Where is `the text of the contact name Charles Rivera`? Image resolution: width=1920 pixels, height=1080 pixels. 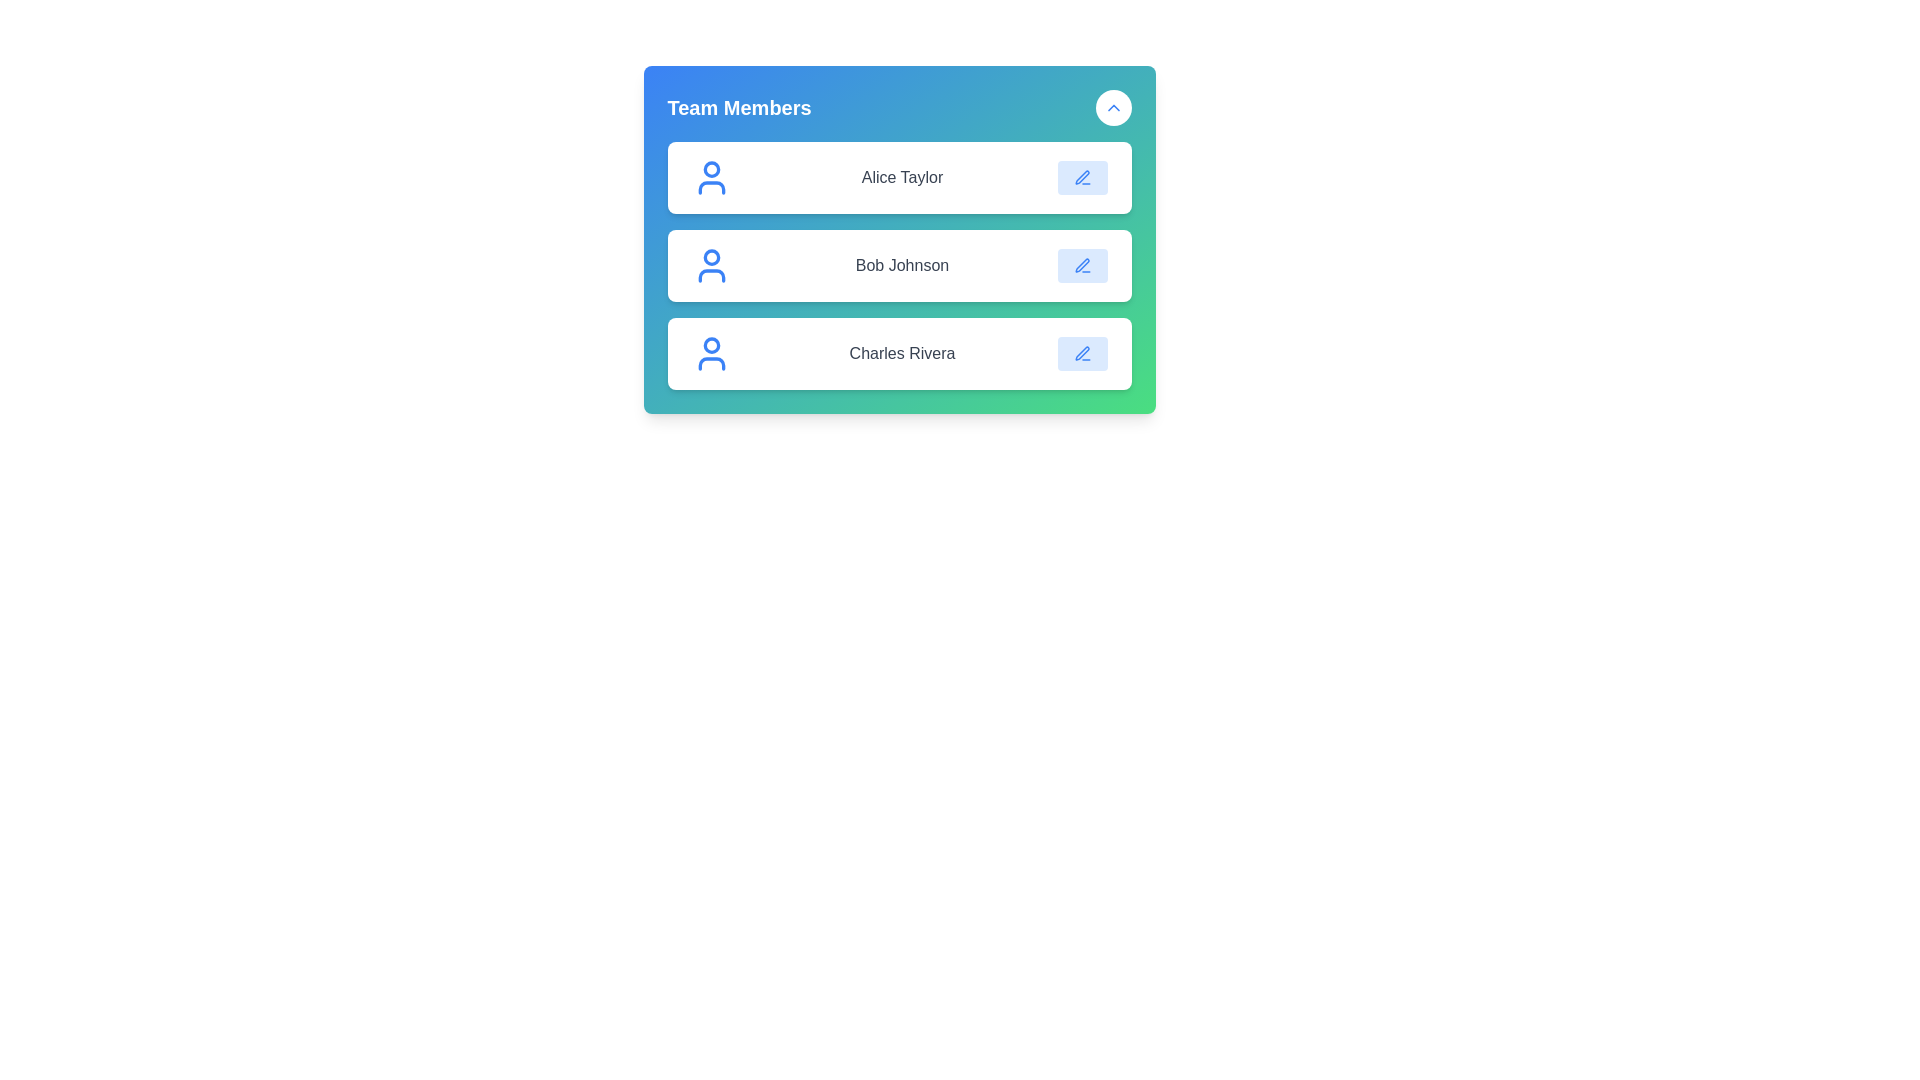
the text of the contact name Charles Rivera is located at coordinates (901, 353).